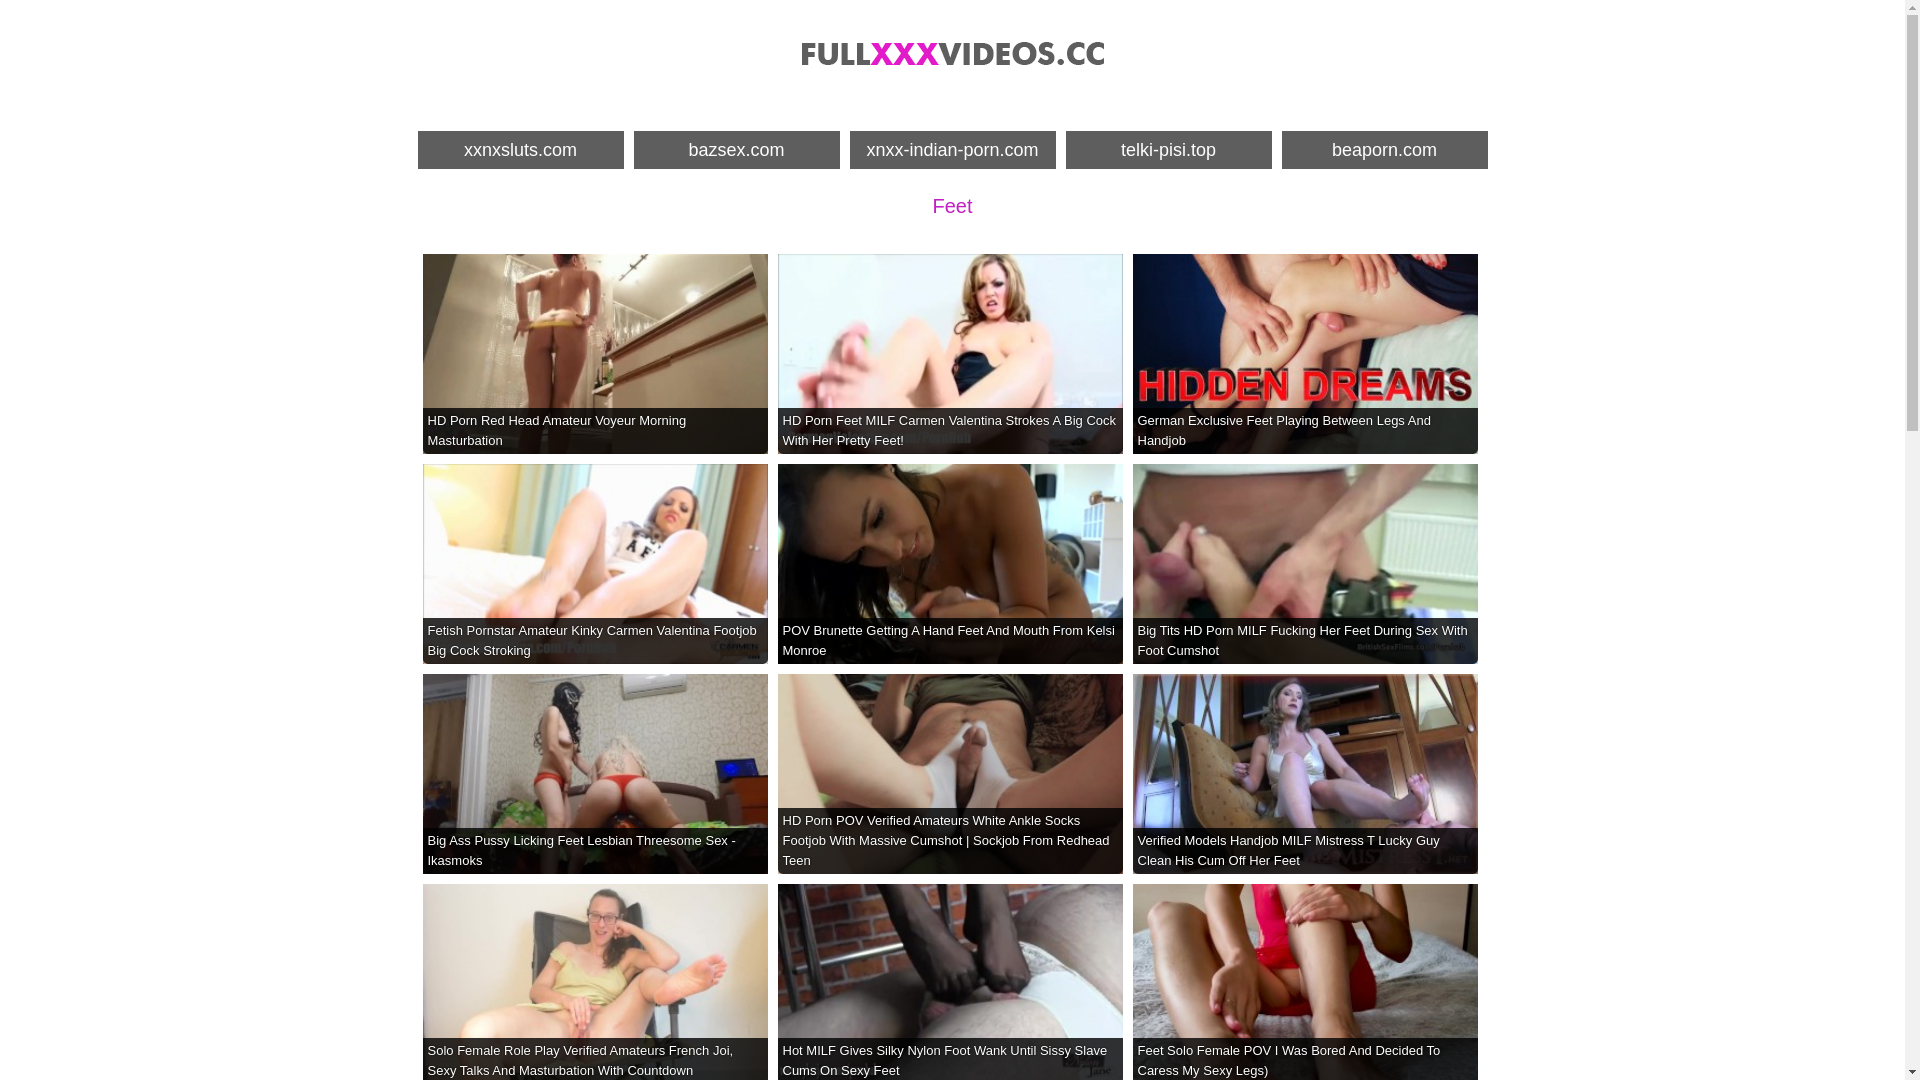 The height and width of the screenshot is (1080, 1920). I want to click on 'xxnxsluts.com', so click(521, 149).